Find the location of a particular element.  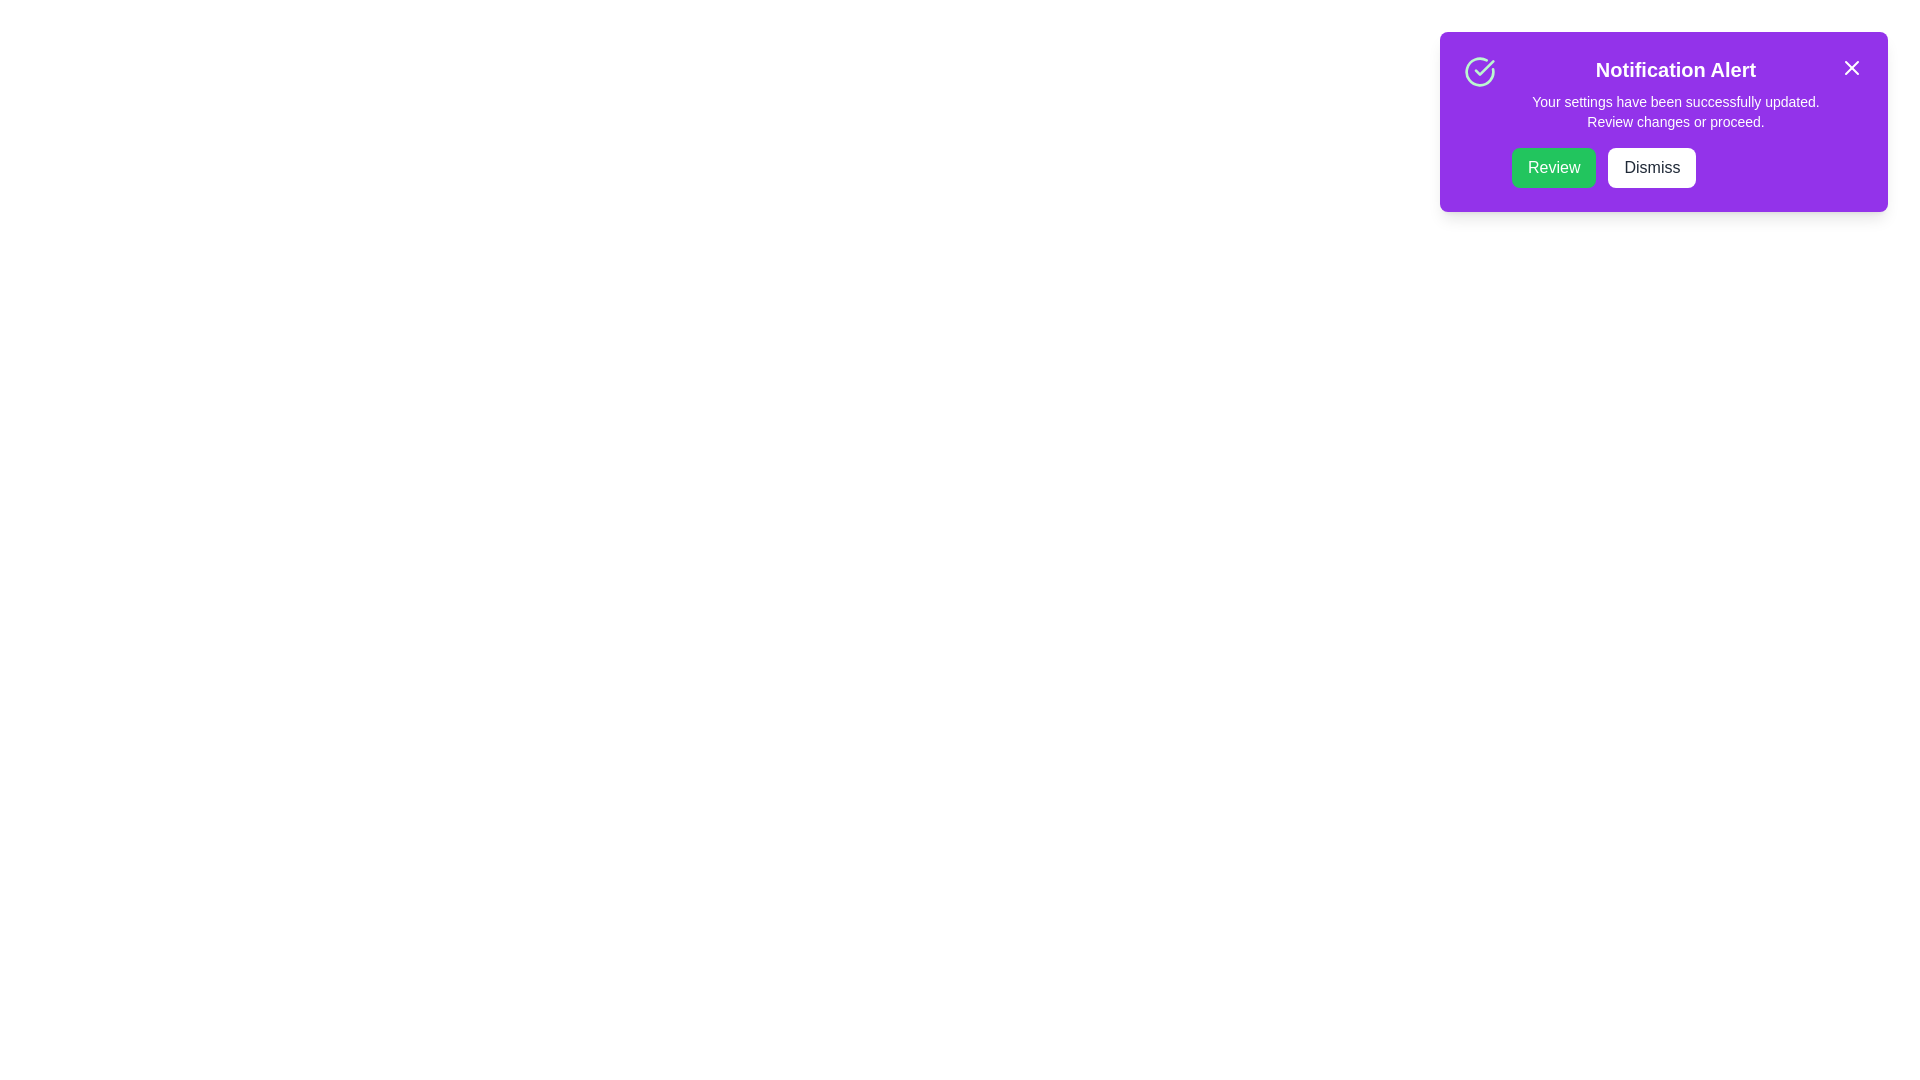

the 'Dismiss' button with a white background and rounded corners is located at coordinates (1652, 167).